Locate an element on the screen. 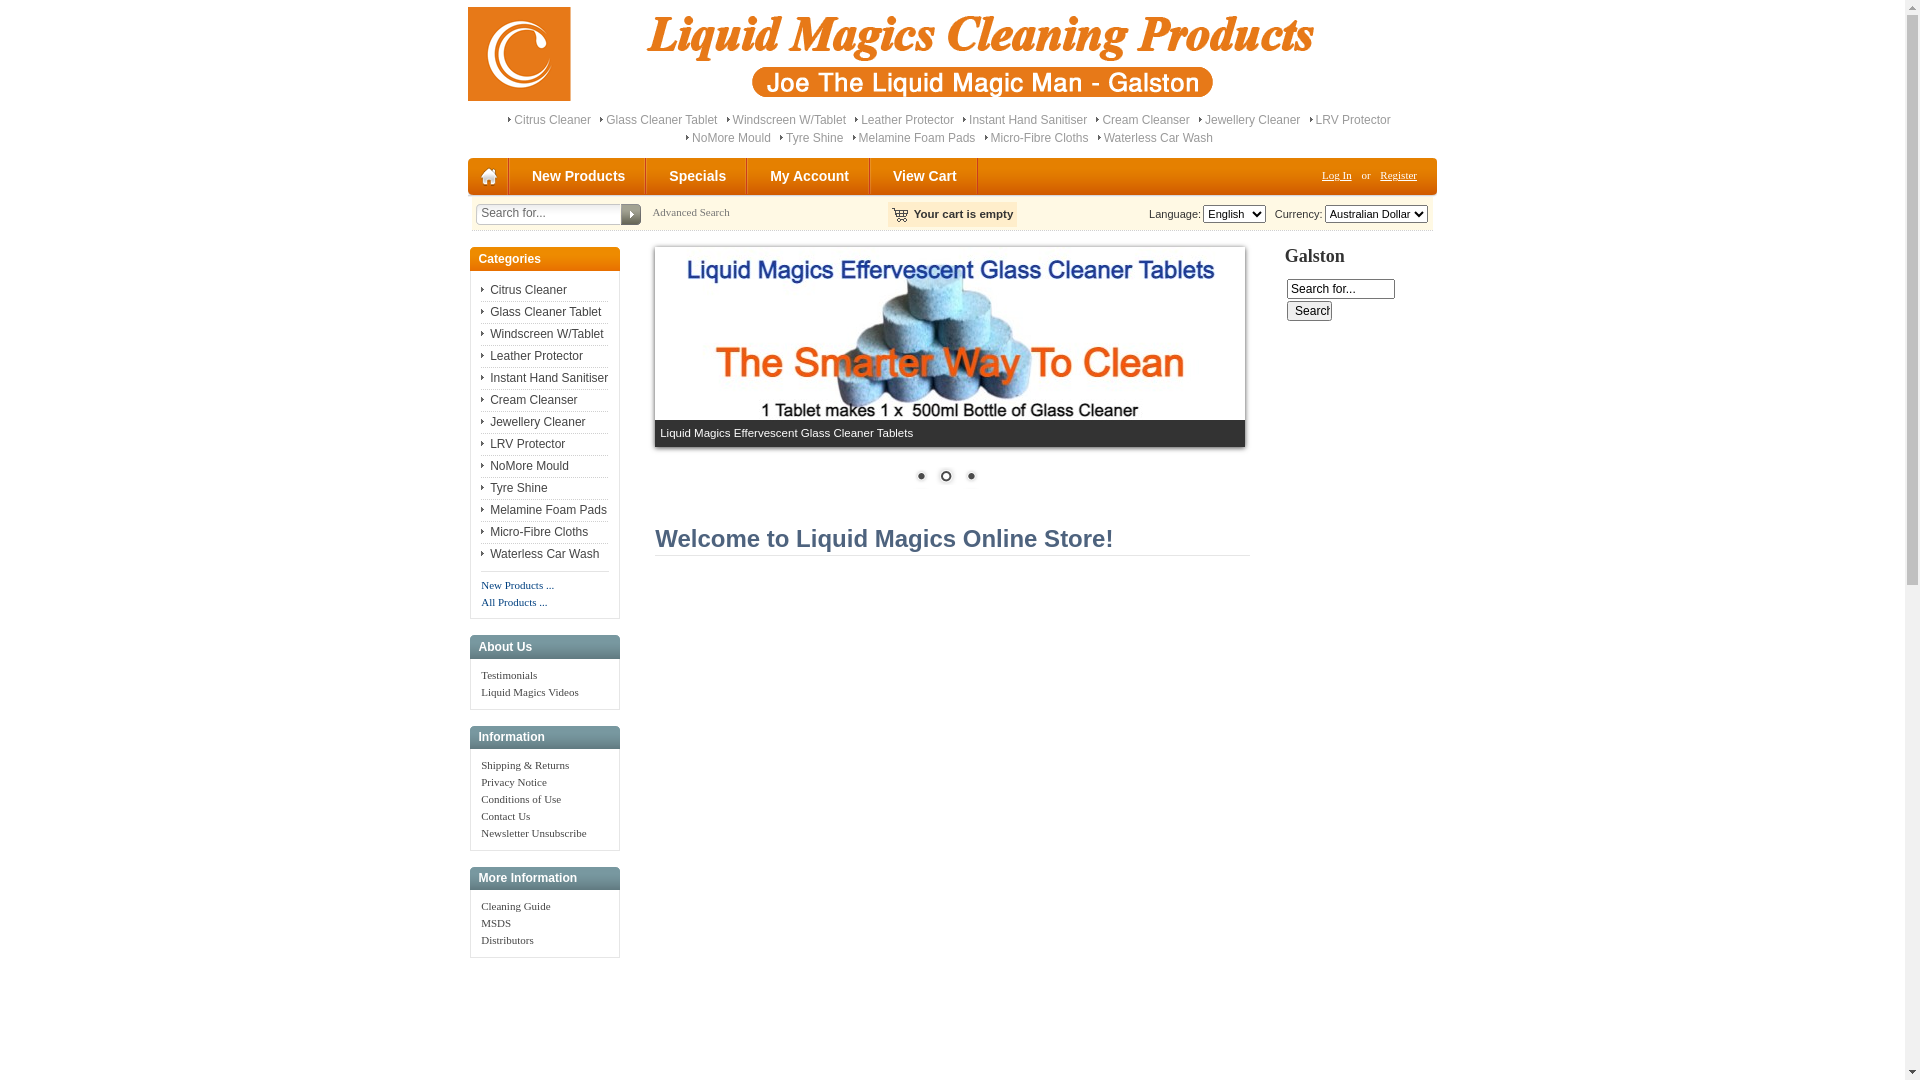 The width and height of the screenshot is (1920, 1080). 'Newsletter Unsubscribe' is located at coordinates (533, 833).